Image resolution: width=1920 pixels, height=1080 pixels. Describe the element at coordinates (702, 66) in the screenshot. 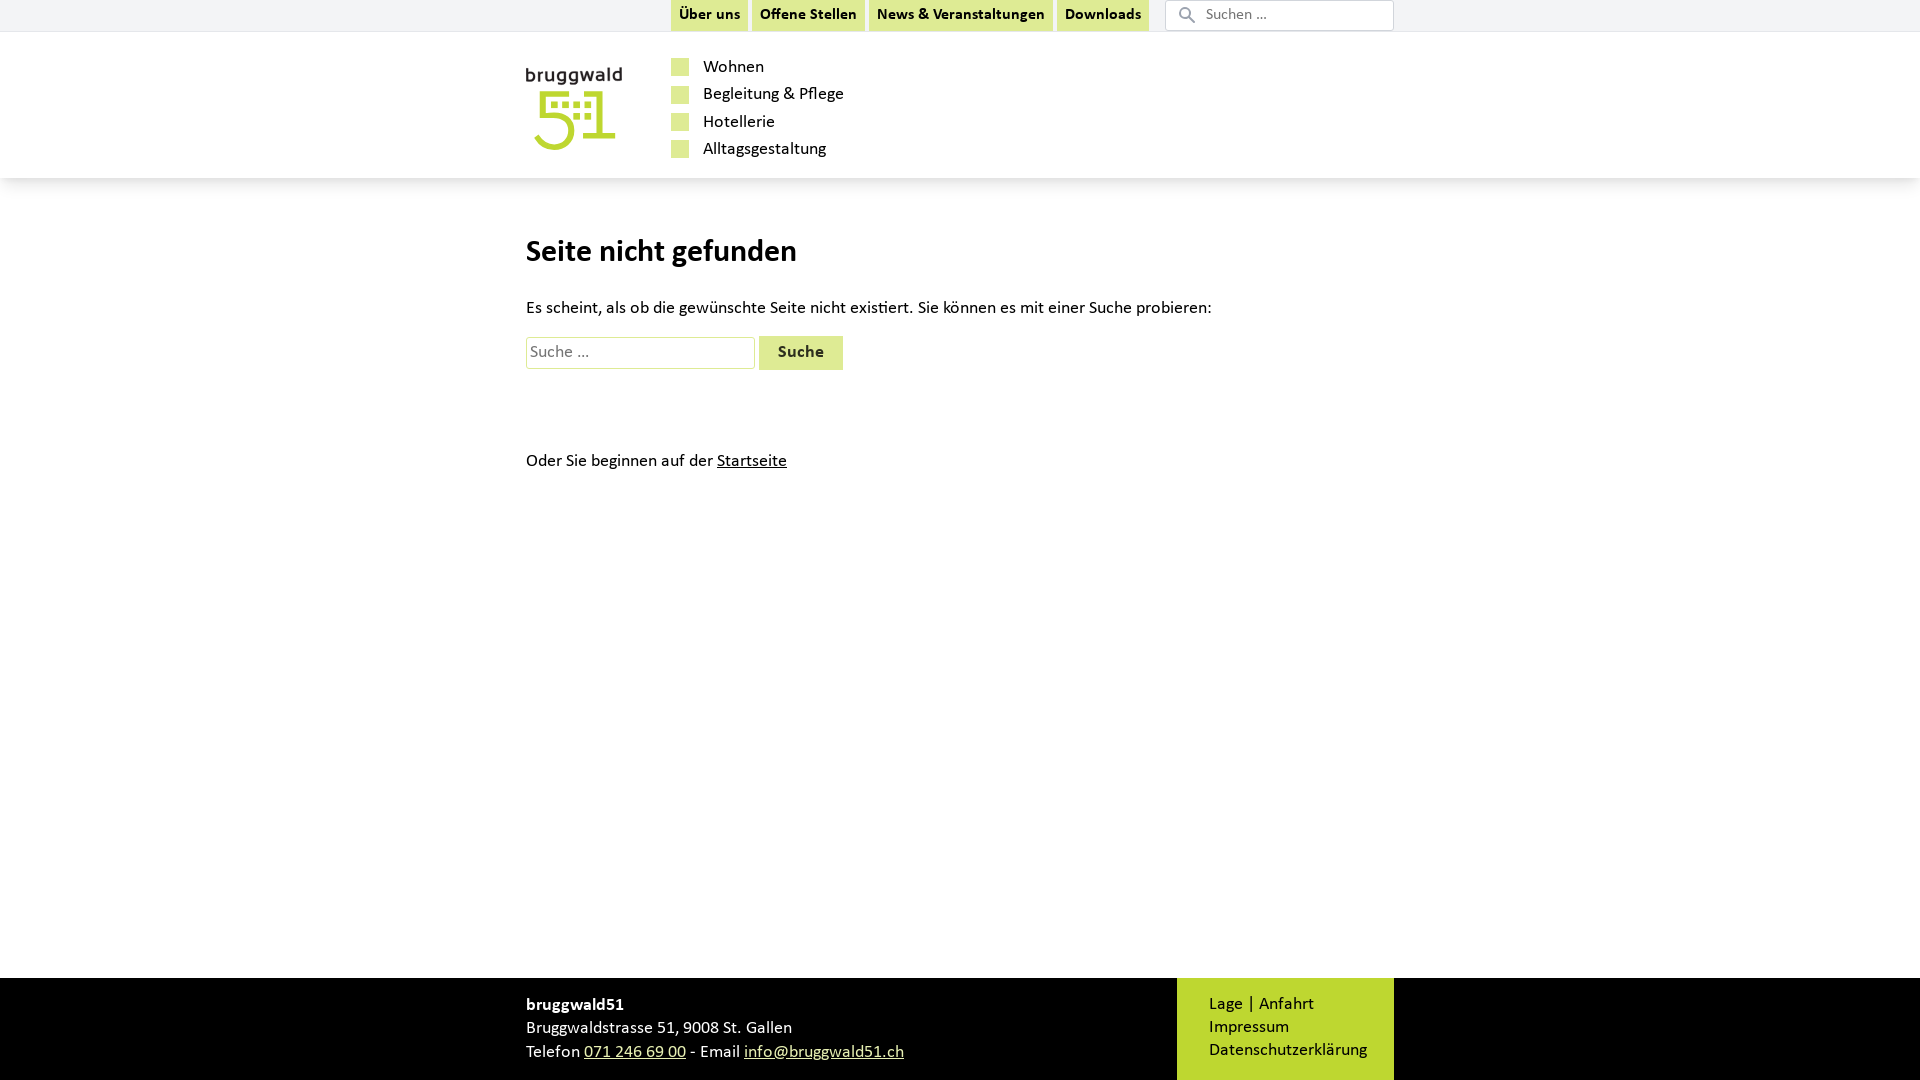

I see `'Wohnen'` at that location.